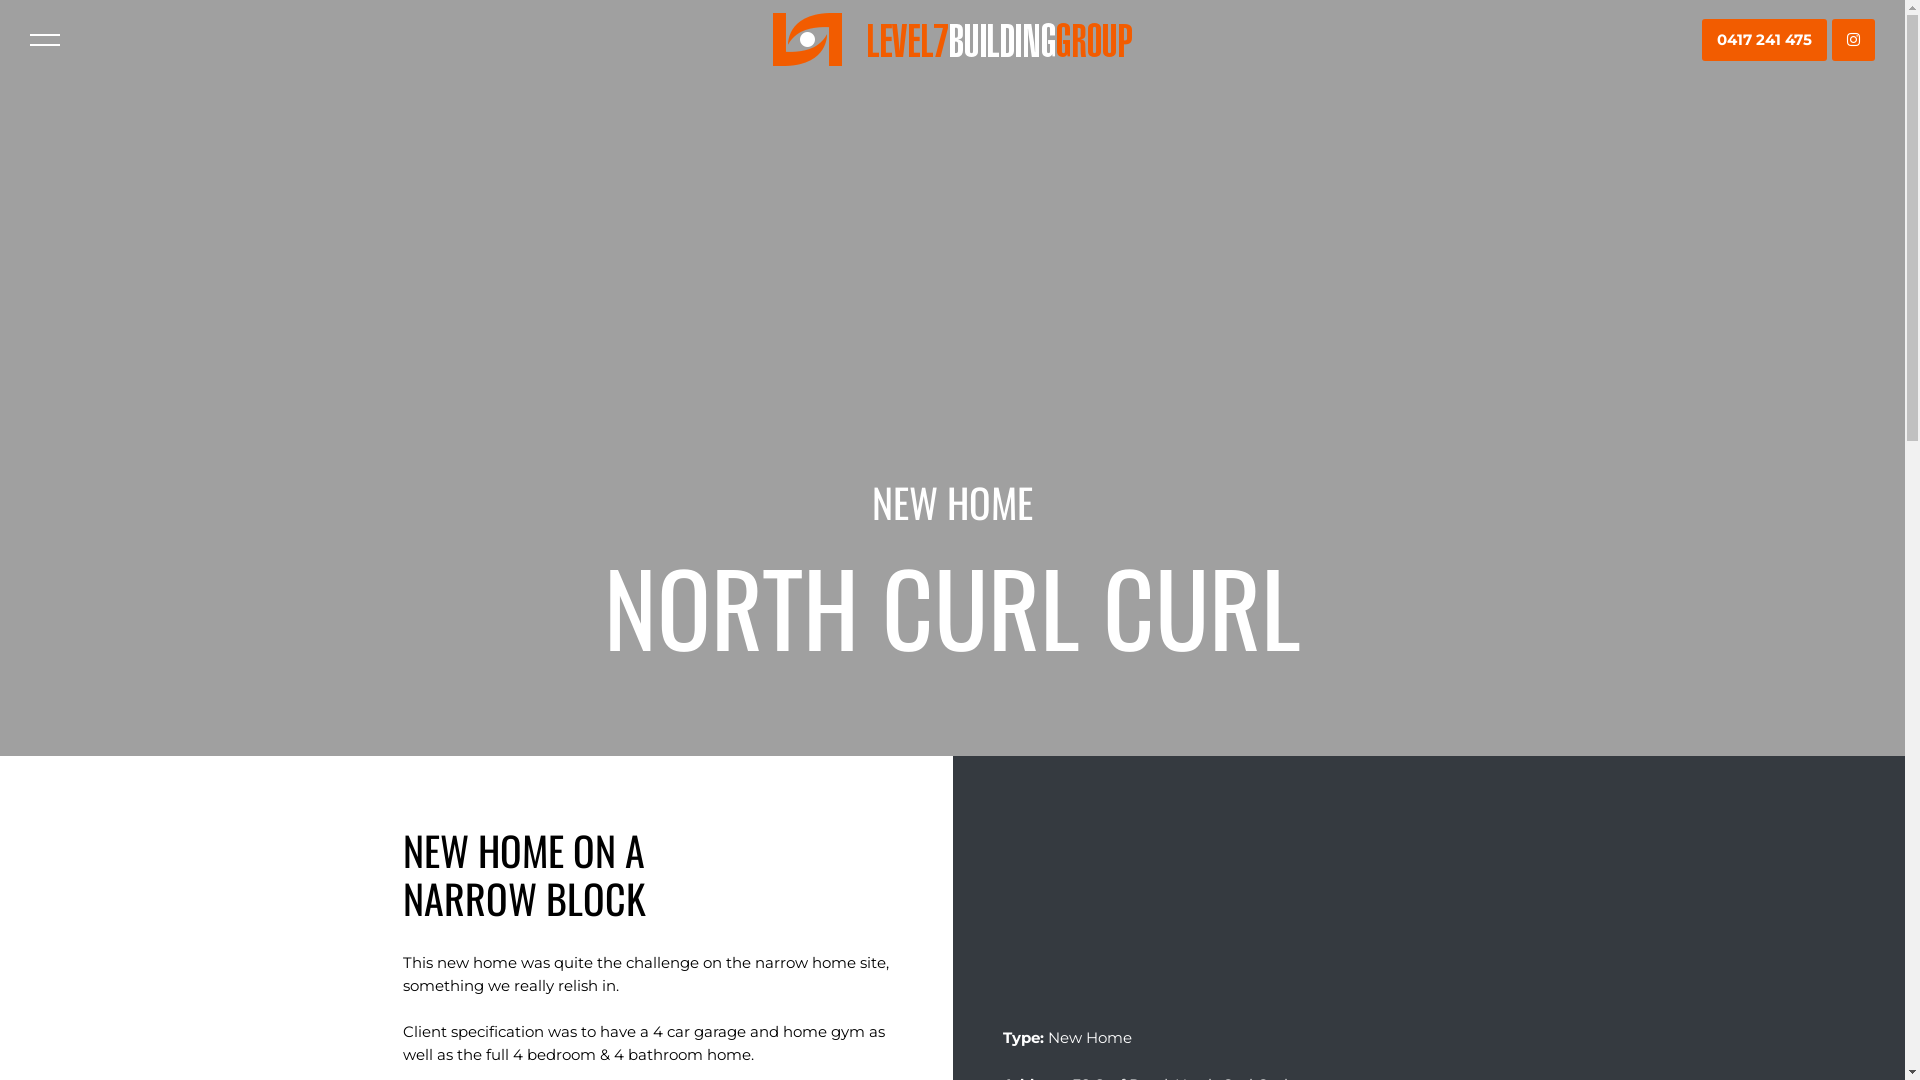 The height and width of the screenshot is (1080, 1920). Describe the element at coordinates (1852, 40) in the screenshot. I see `'Level 7 Building Group Narrabeen on Instagram'` at that location.